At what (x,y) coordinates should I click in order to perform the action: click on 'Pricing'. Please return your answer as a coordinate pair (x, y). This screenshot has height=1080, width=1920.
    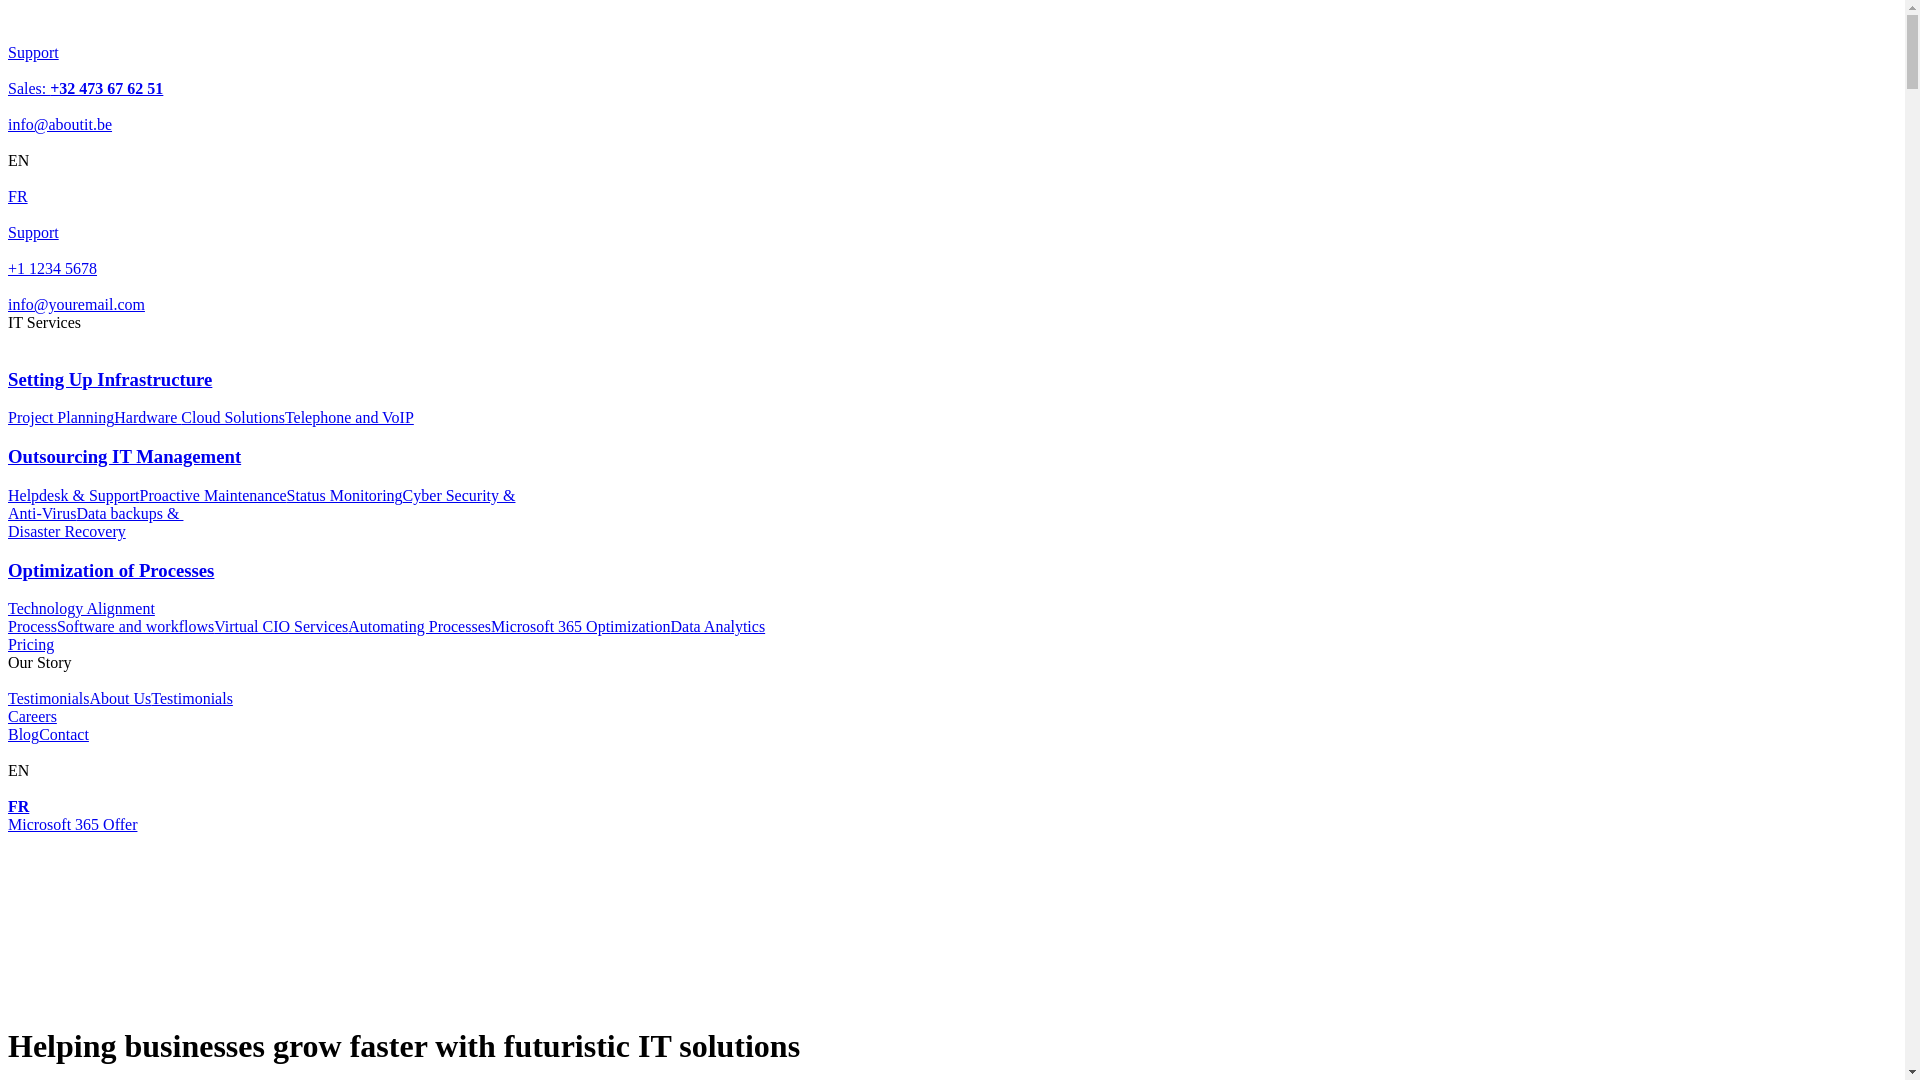
    Looking at the image, I should click on (8, 644).